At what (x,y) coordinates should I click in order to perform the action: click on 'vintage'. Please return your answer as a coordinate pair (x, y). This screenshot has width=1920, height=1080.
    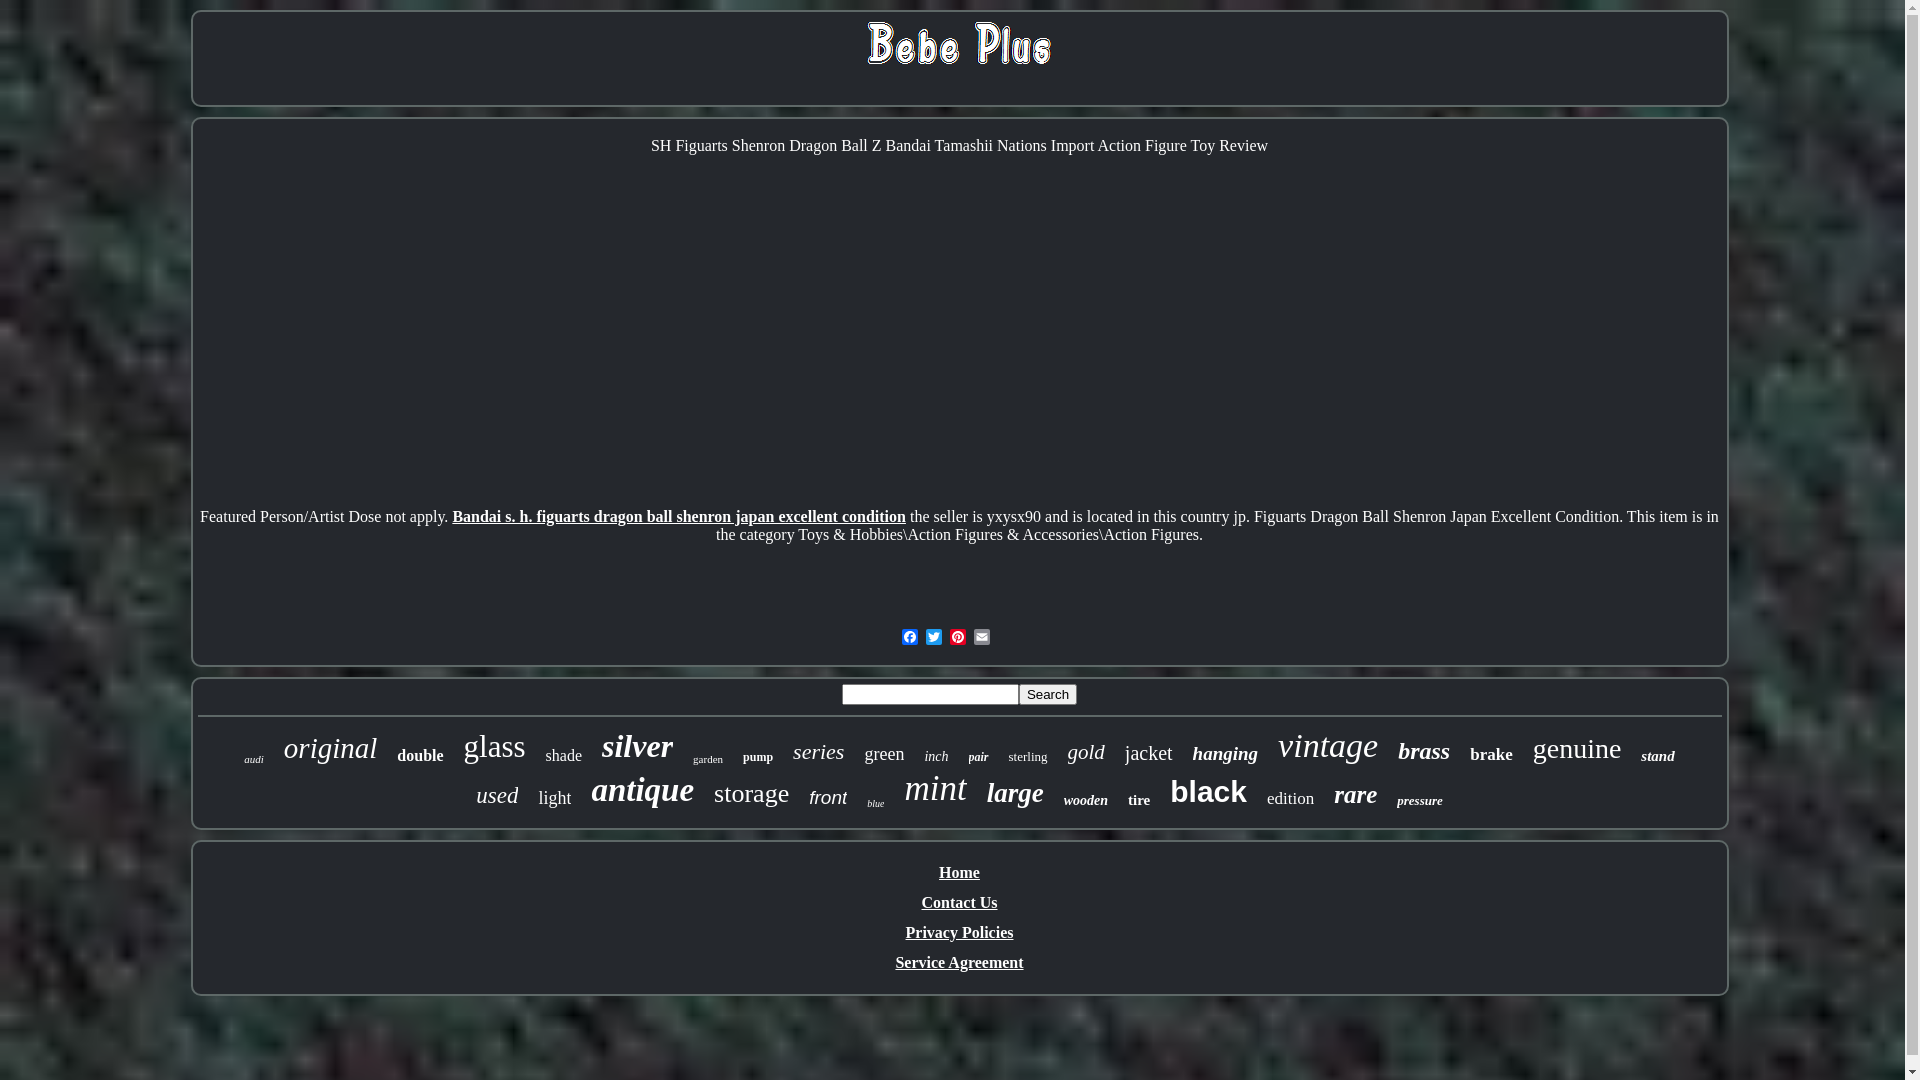
    Looking at the image, I should click on (1276, 745).